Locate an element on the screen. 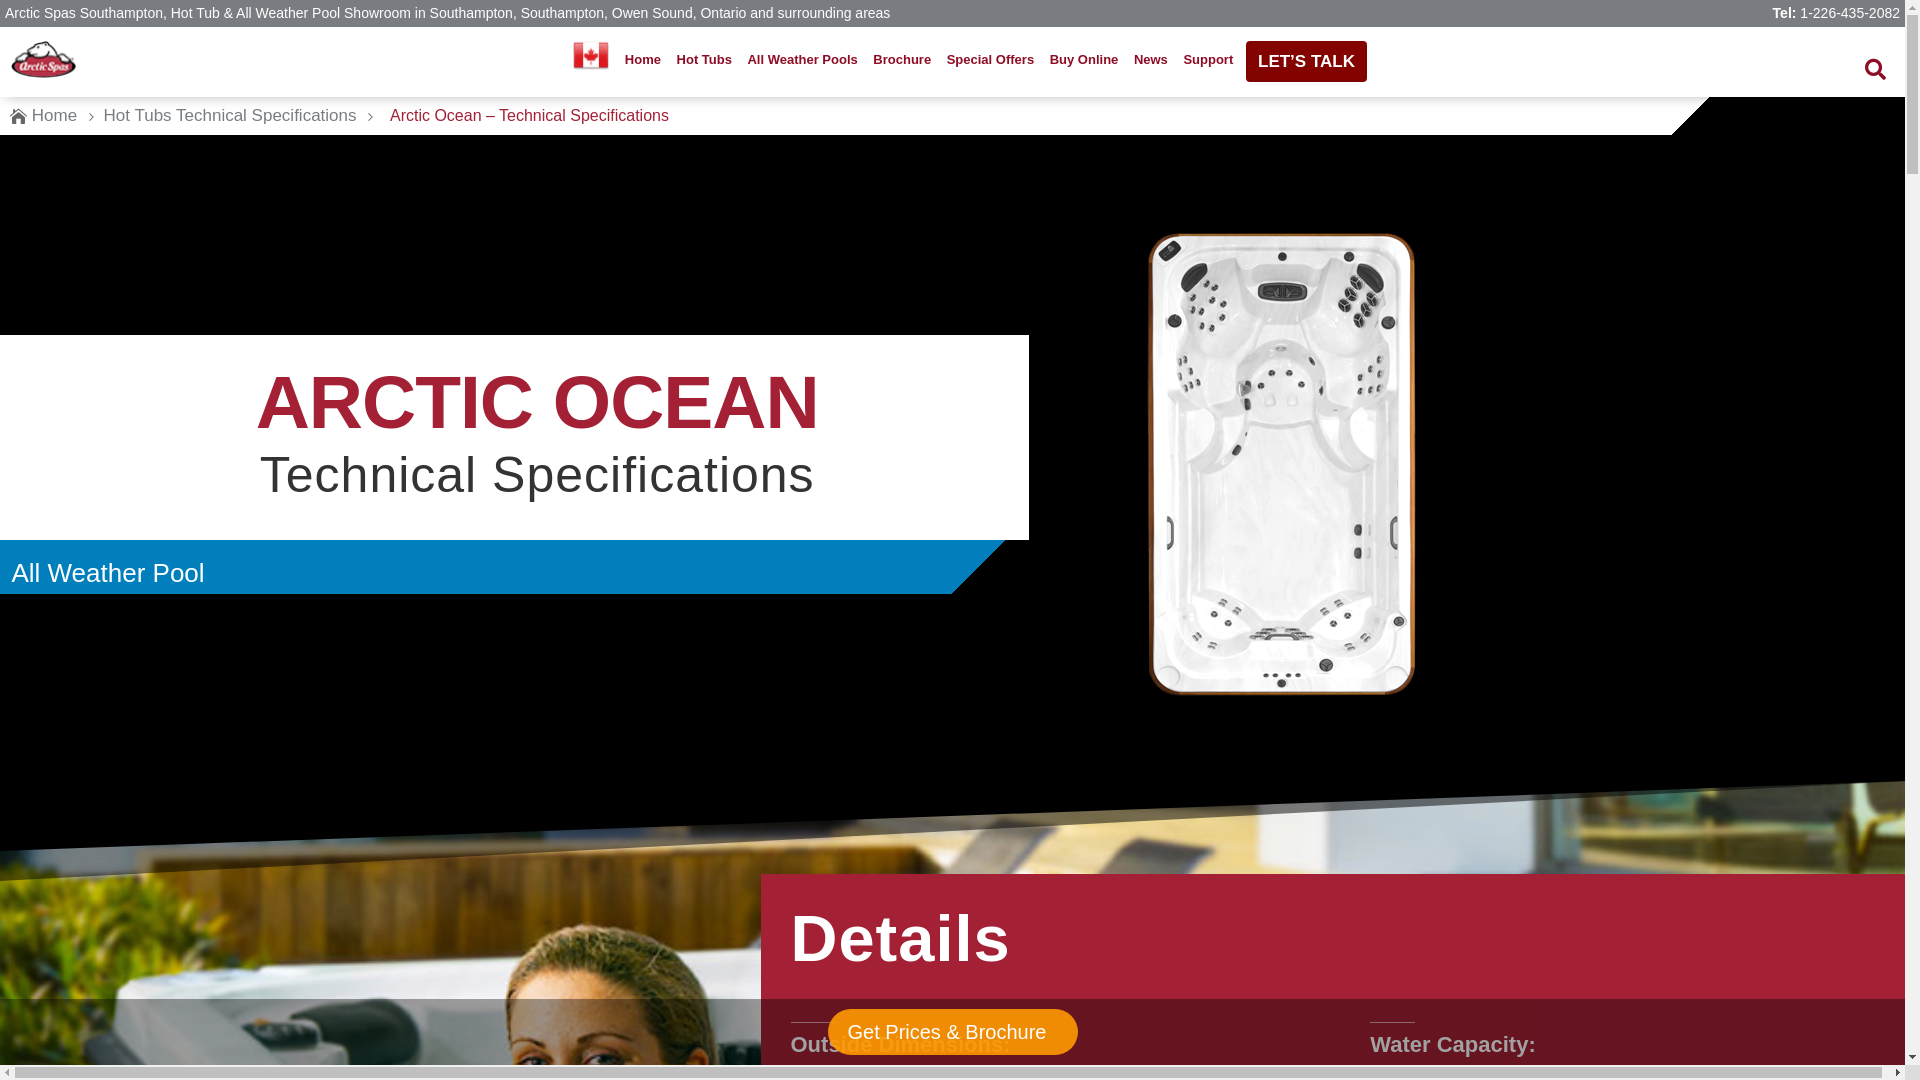  'Choose Your Location' is located at coordinates (566, 58).